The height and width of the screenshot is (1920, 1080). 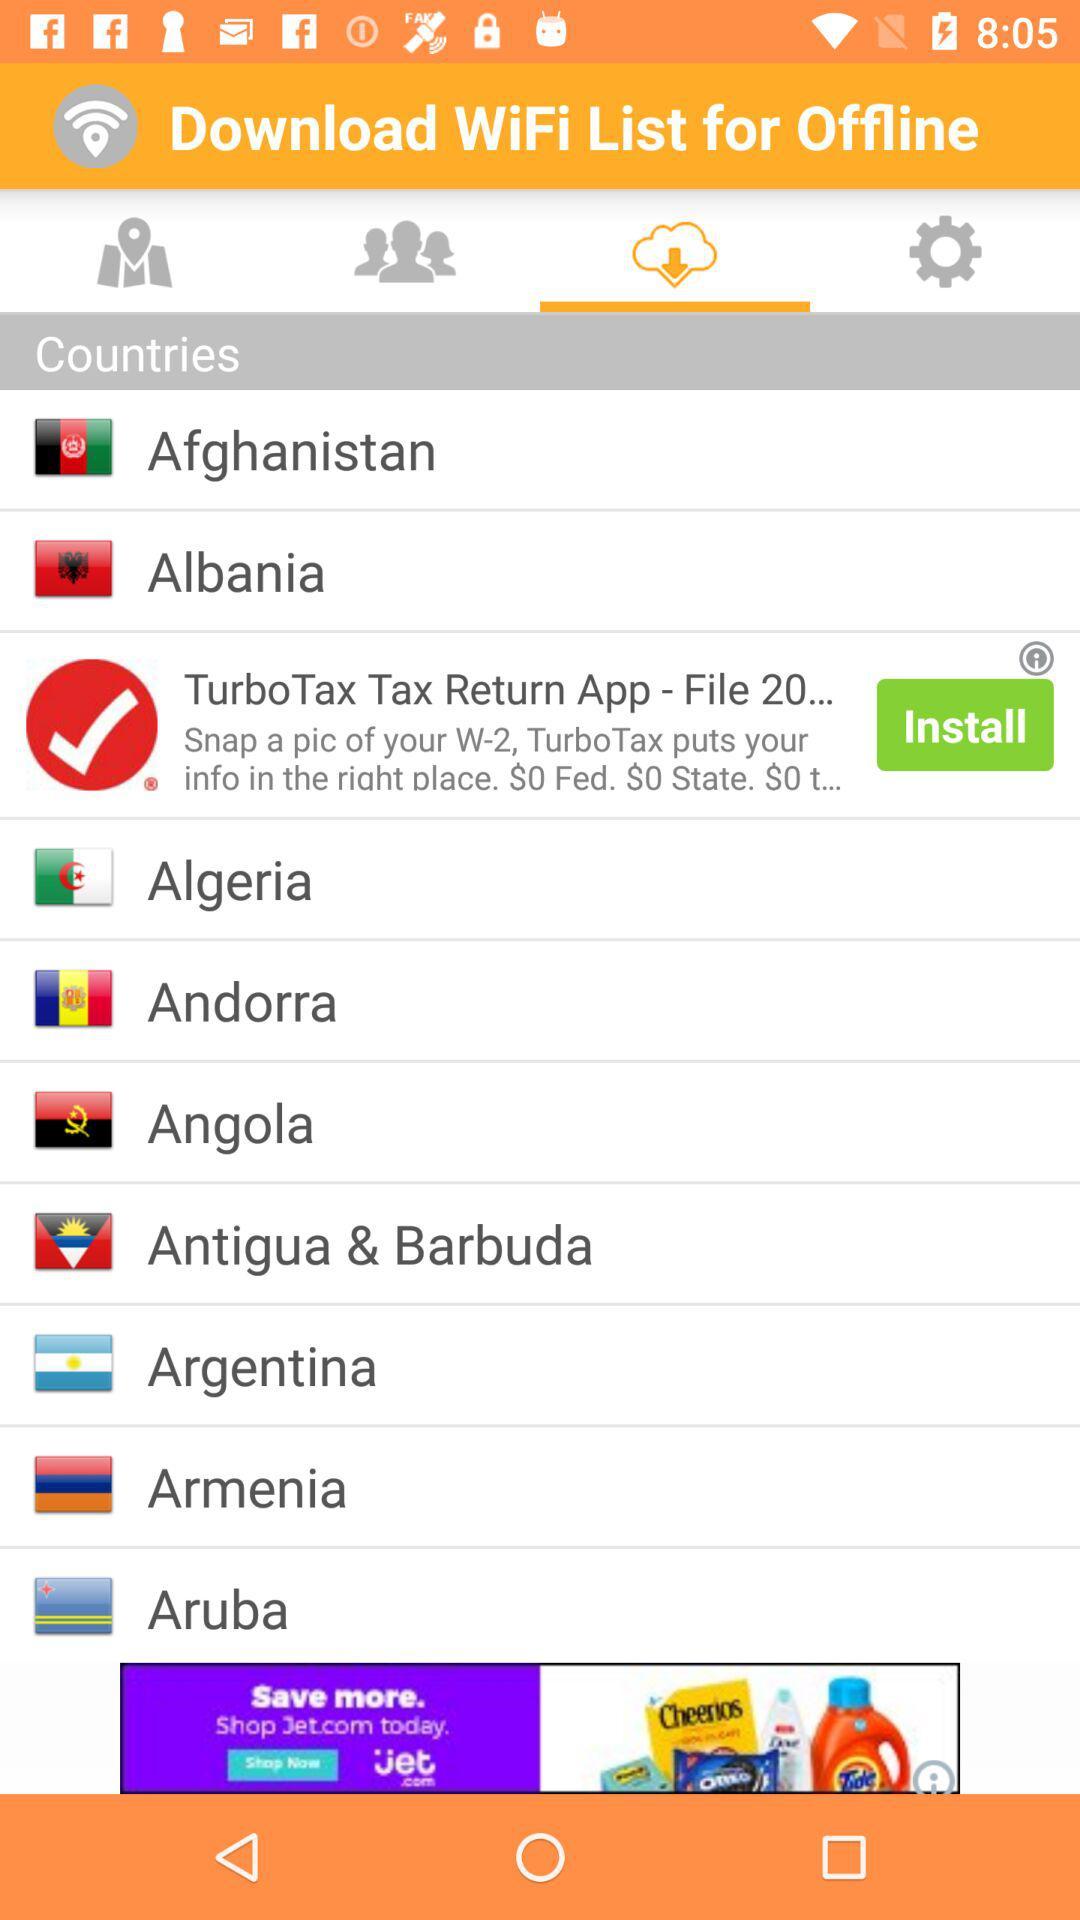 I want to click on andorra item, so click(x=257, y=1000).